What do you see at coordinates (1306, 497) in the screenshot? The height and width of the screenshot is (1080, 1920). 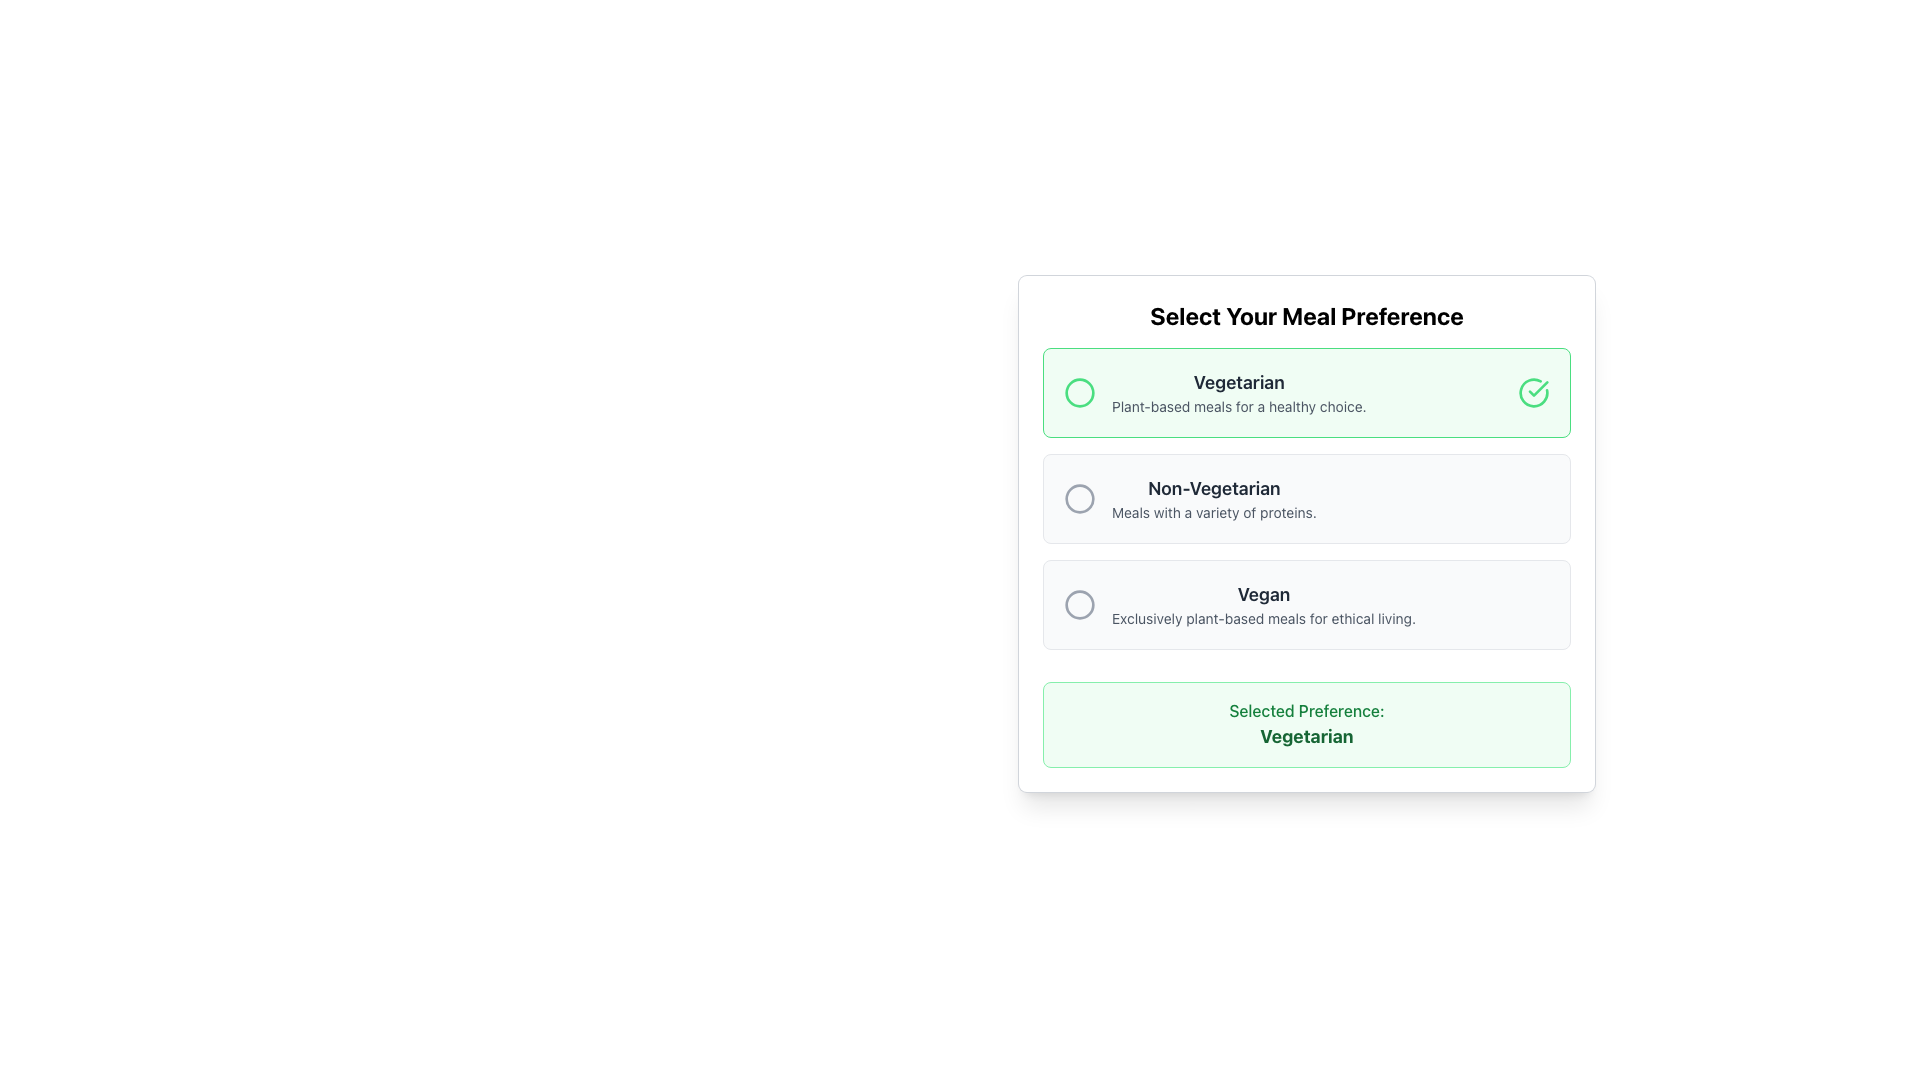 I see `the radio button for the 'Non-Vegetarian' meal preference option, which is the second option in a vertical list of meal preferences` at bounding box center [1306, 497].